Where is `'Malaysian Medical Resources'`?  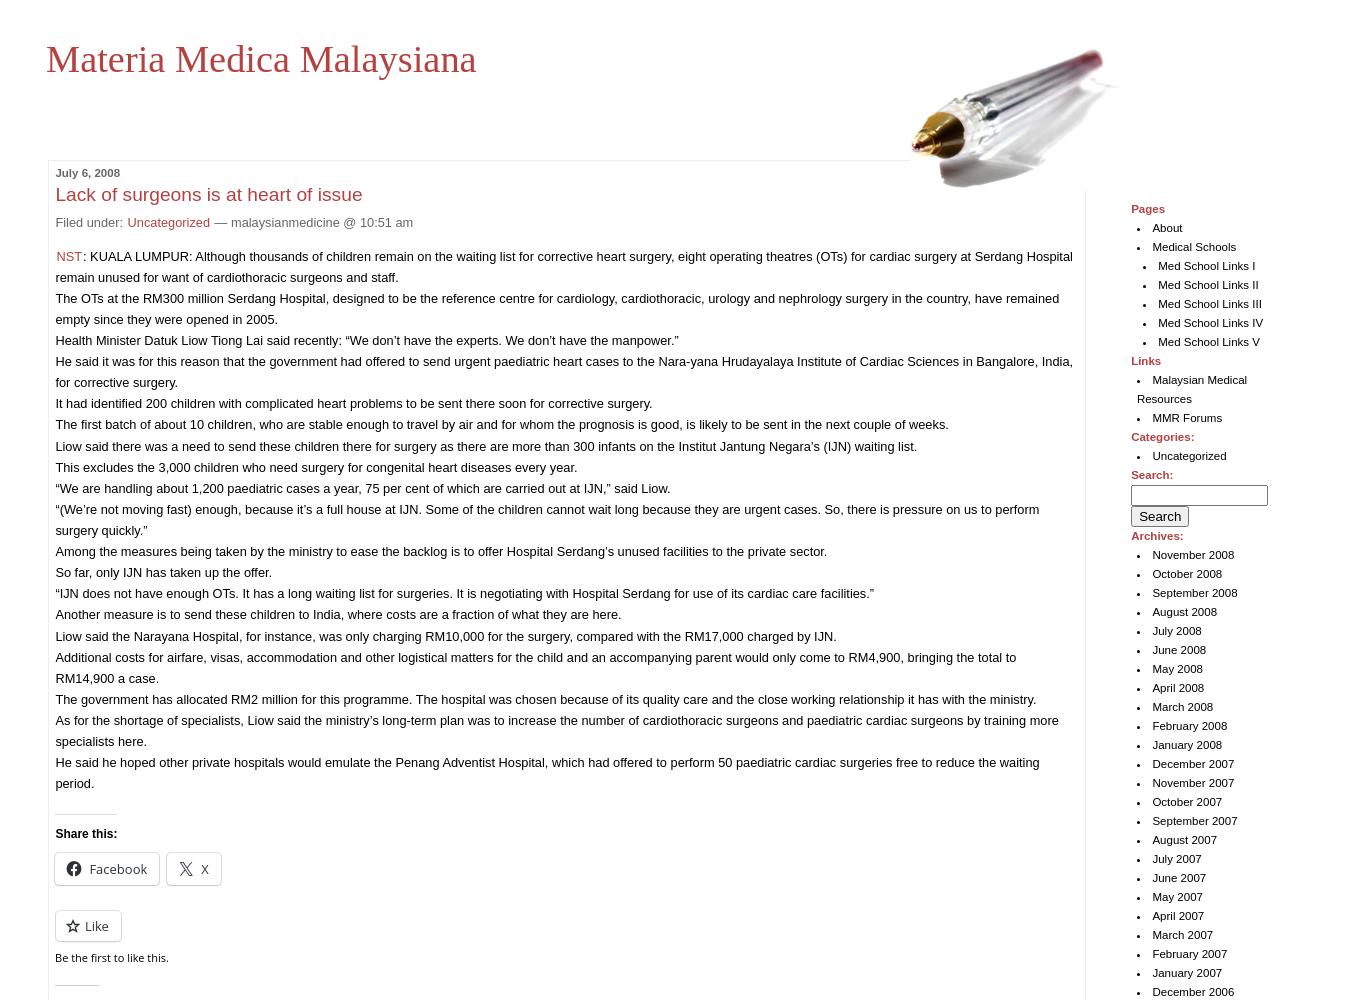 'Malaysian Medical Resources' is located at coordinates (1135, 389).